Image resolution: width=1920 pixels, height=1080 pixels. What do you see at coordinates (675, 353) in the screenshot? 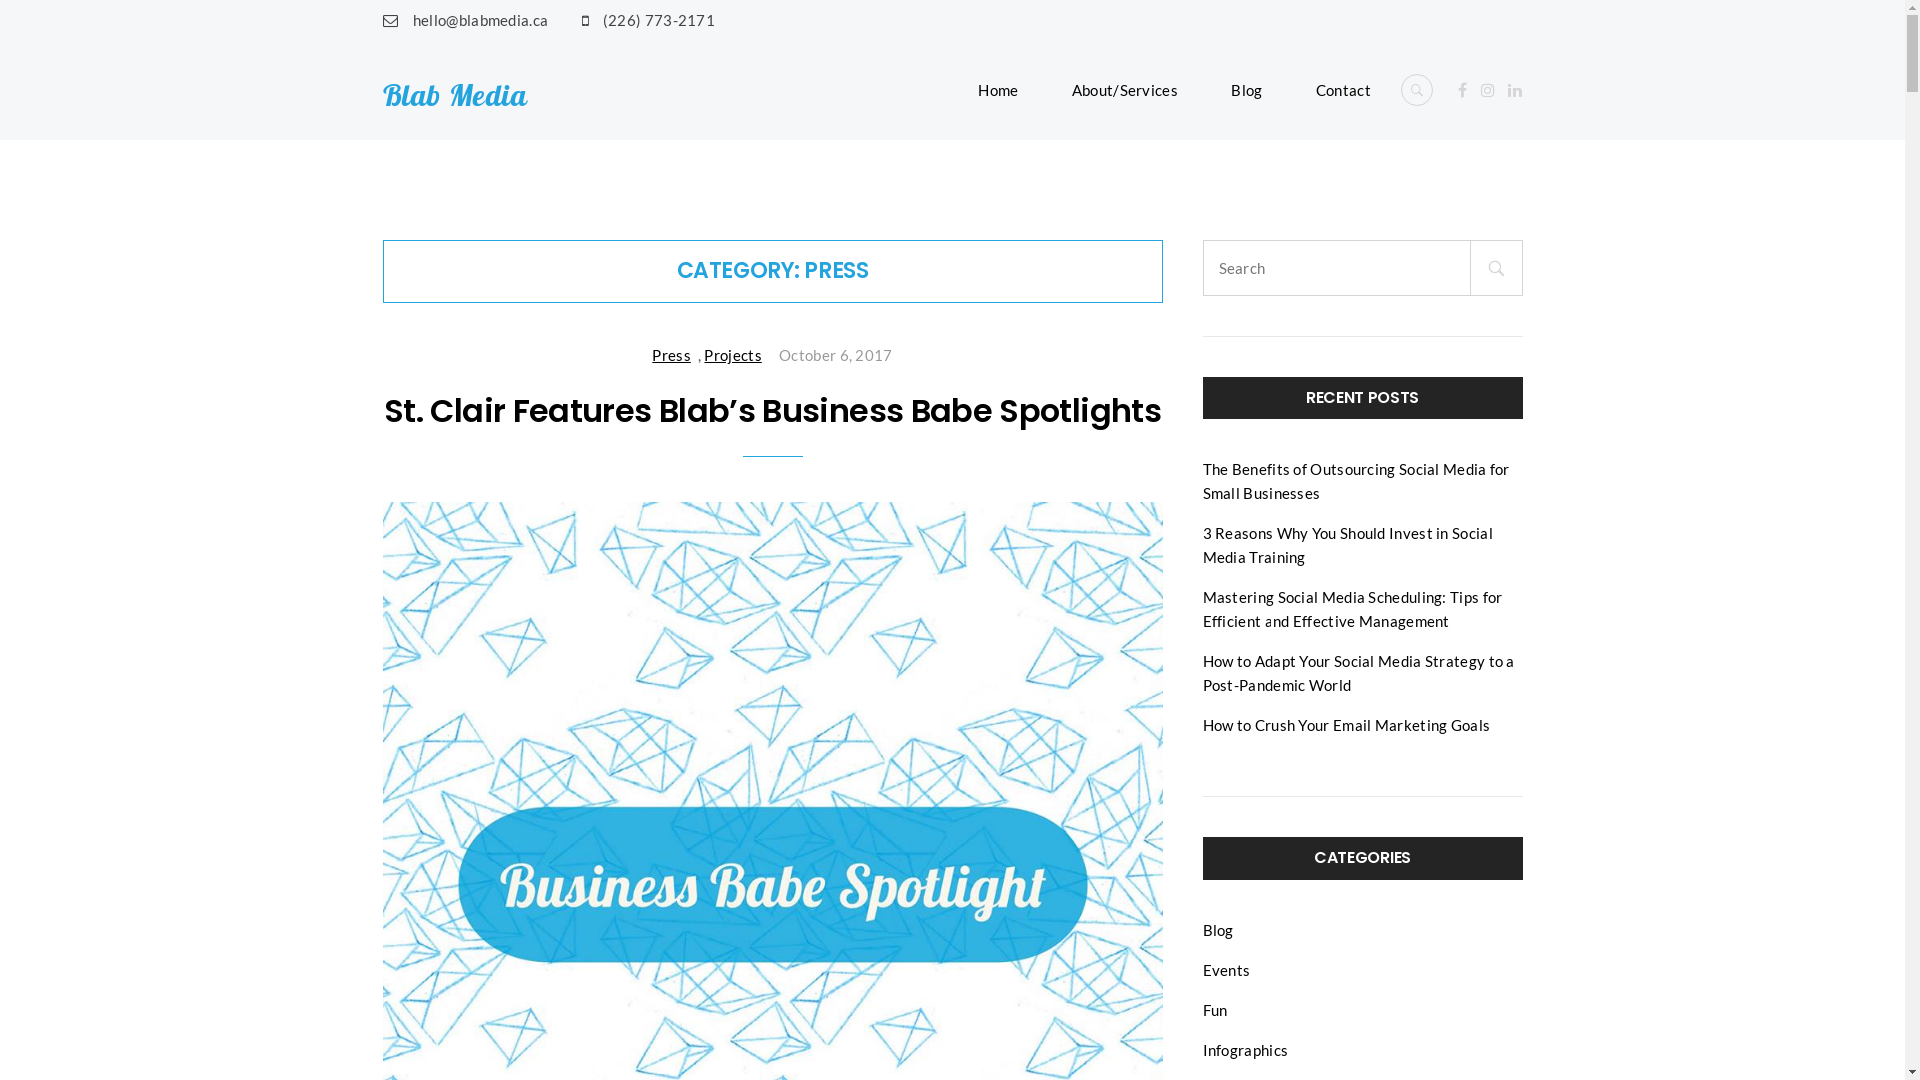
I see `'Press'` at bounding box center [675, 353].